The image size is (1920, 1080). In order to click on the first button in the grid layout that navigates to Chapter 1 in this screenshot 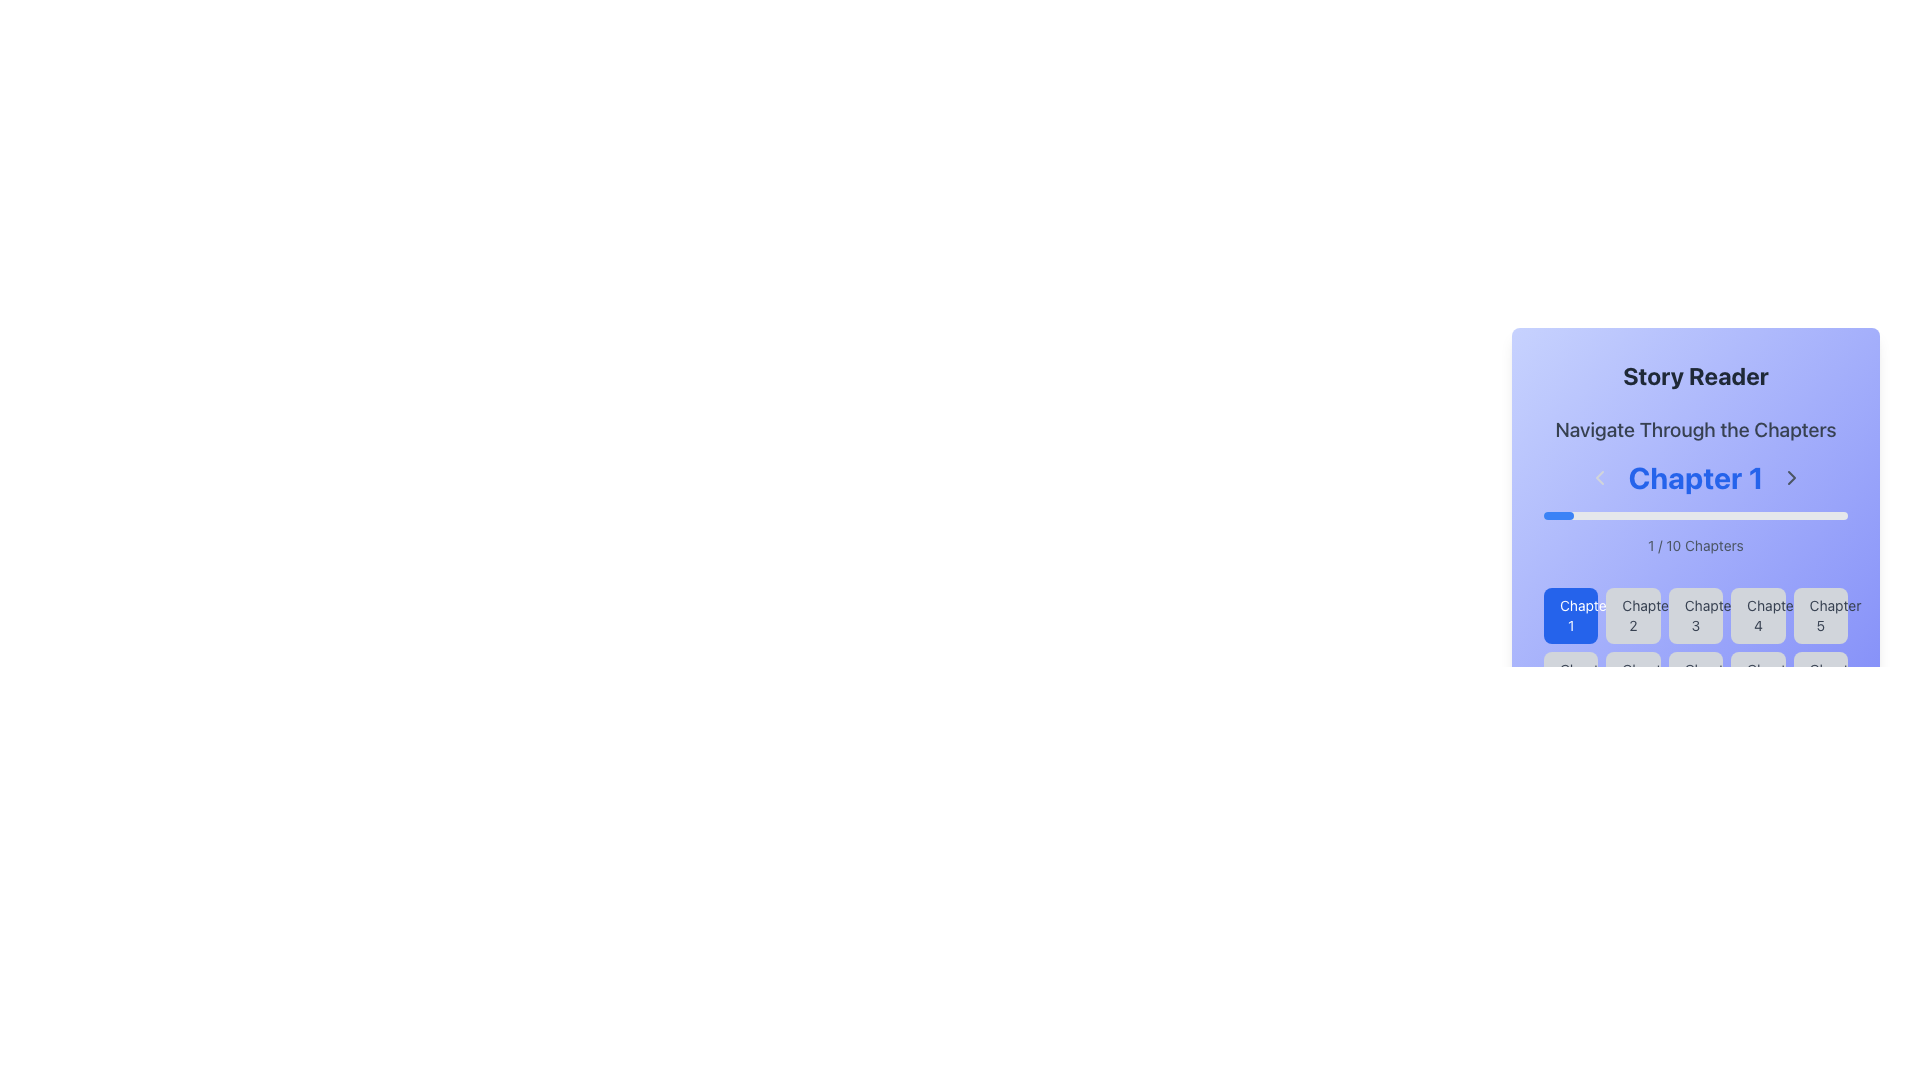, I will do `click(1570, 615)`.